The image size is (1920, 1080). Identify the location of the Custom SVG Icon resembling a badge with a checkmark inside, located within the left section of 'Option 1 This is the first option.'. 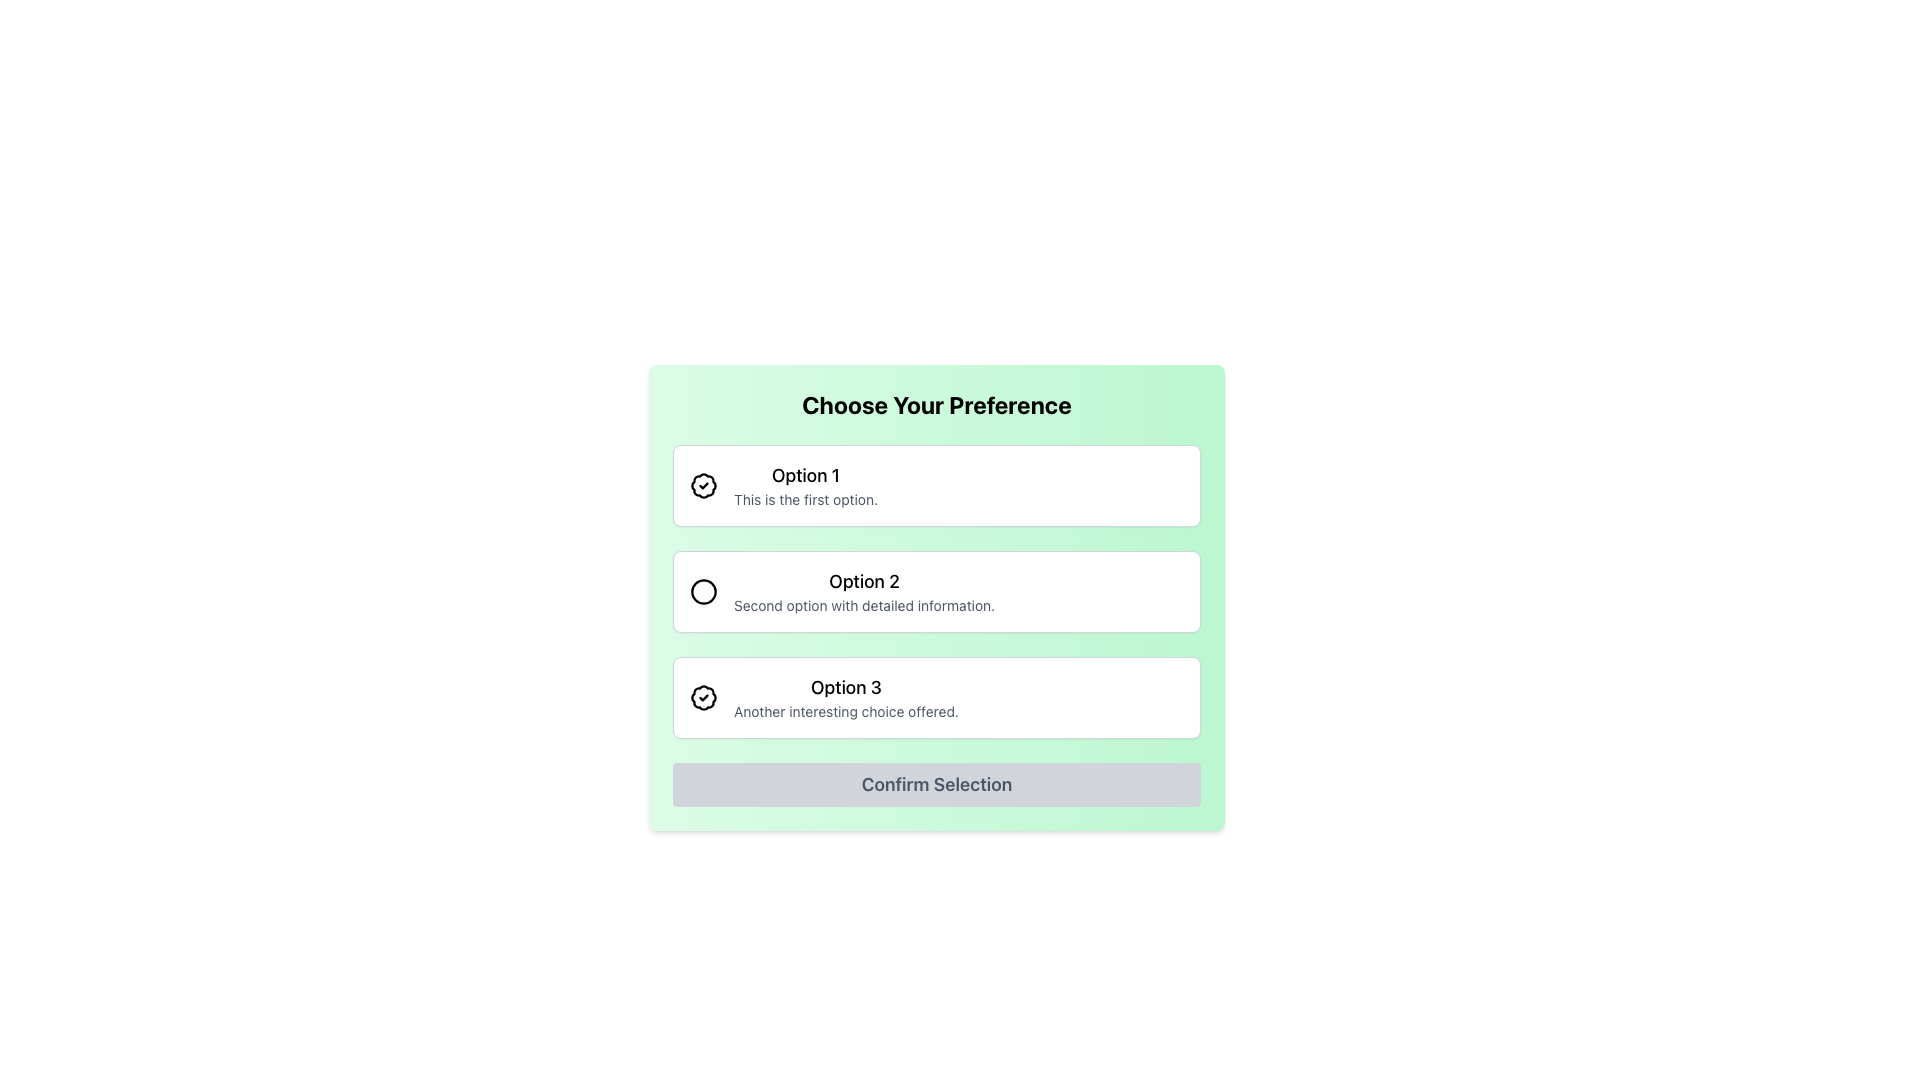
(704, 486).